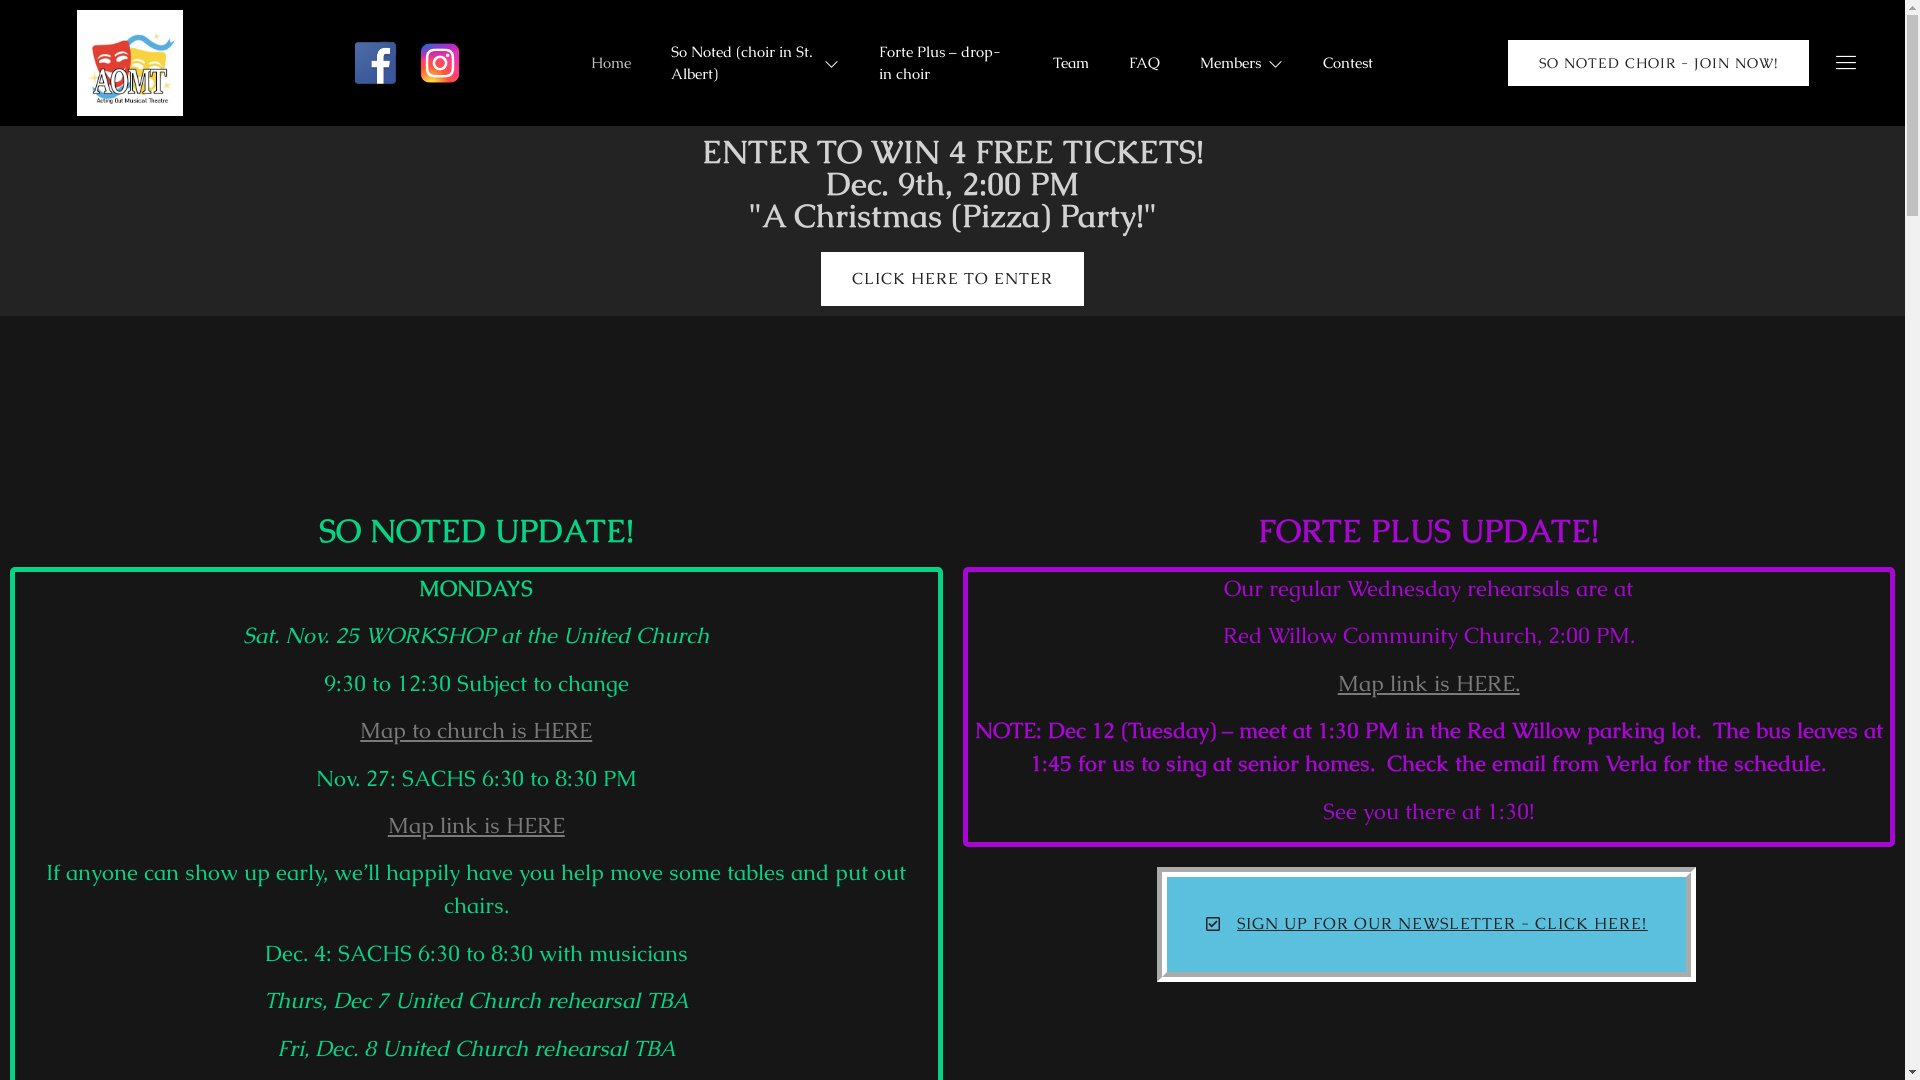 The width and height of the screenshot is (1920, 1080). Describe the element at coordinates (1240, 61) in the screenshot. I see `'Members'` at that location.